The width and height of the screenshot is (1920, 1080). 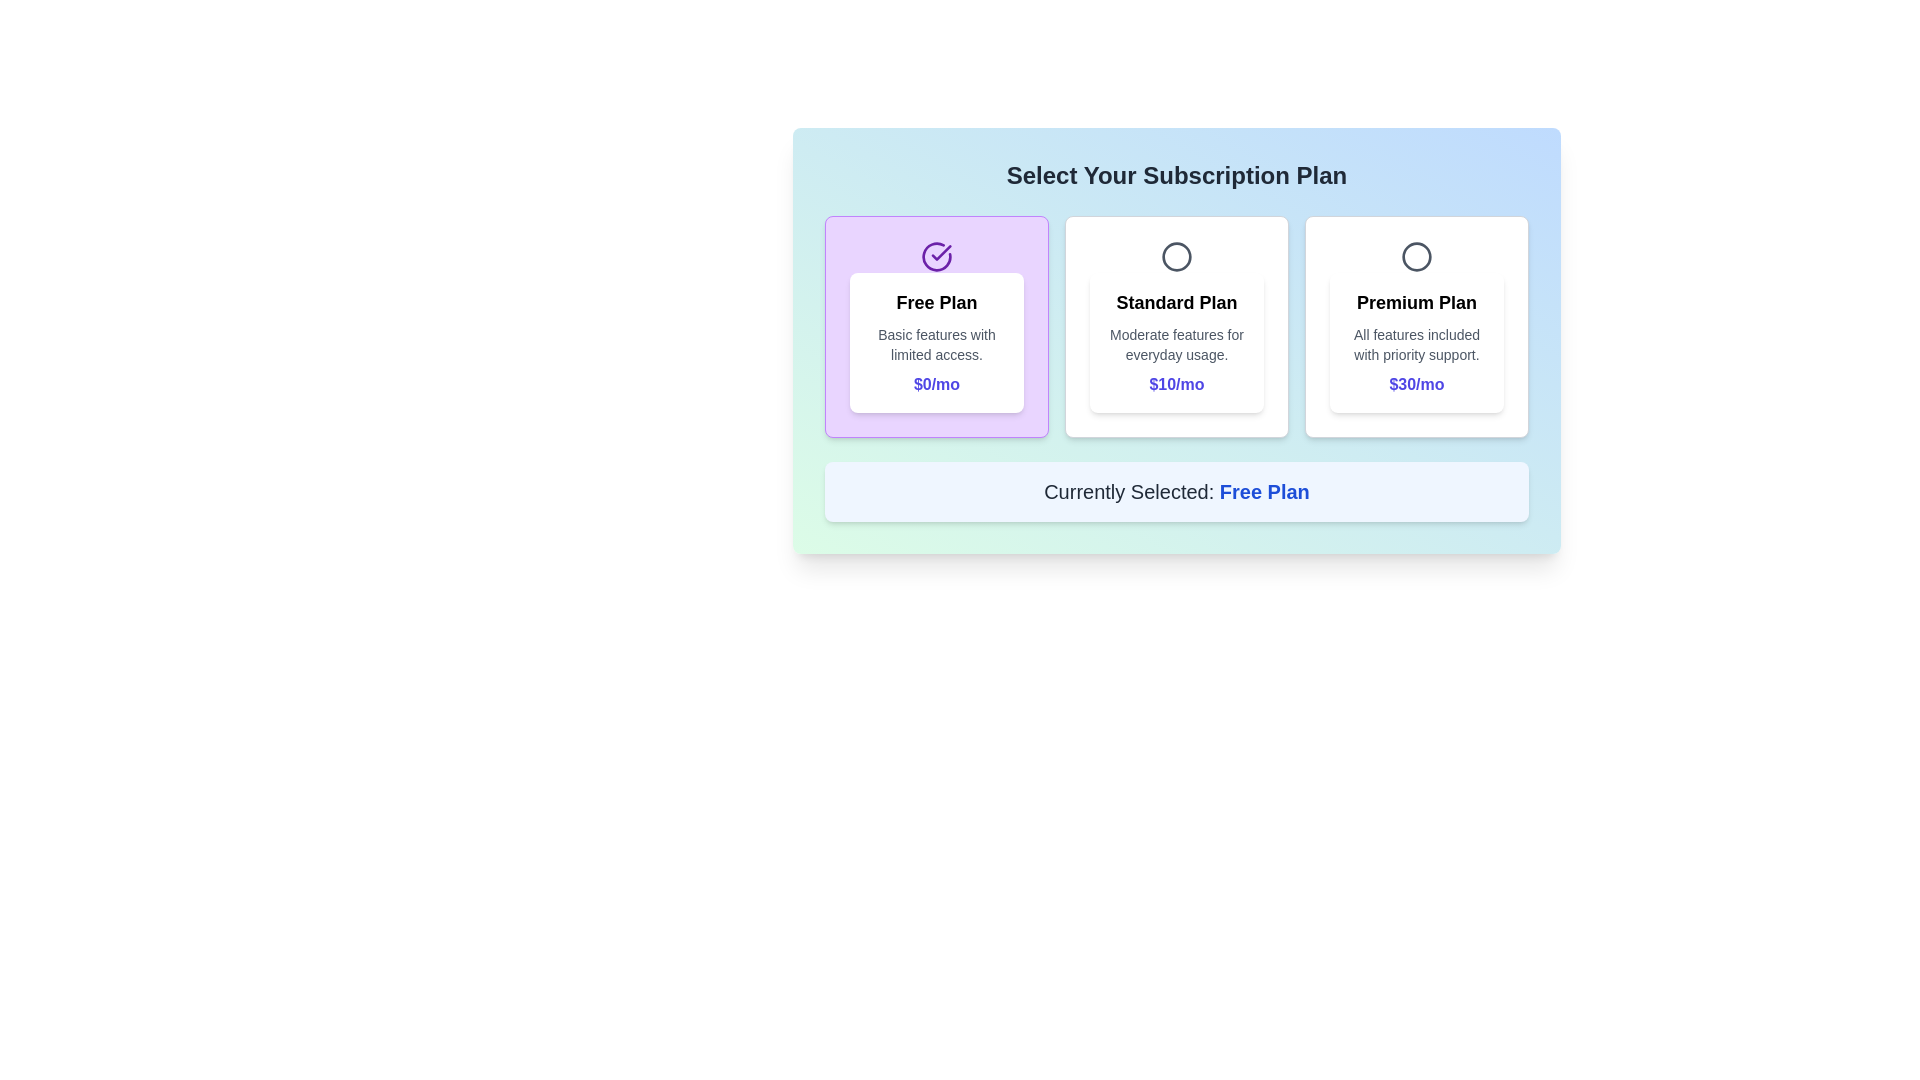 What do you see at coordinates (935, 326) in the screenshot?
I see `the first interactive subscription plan card located in the top-left corner of the grid` at bounding box center [935, 326].